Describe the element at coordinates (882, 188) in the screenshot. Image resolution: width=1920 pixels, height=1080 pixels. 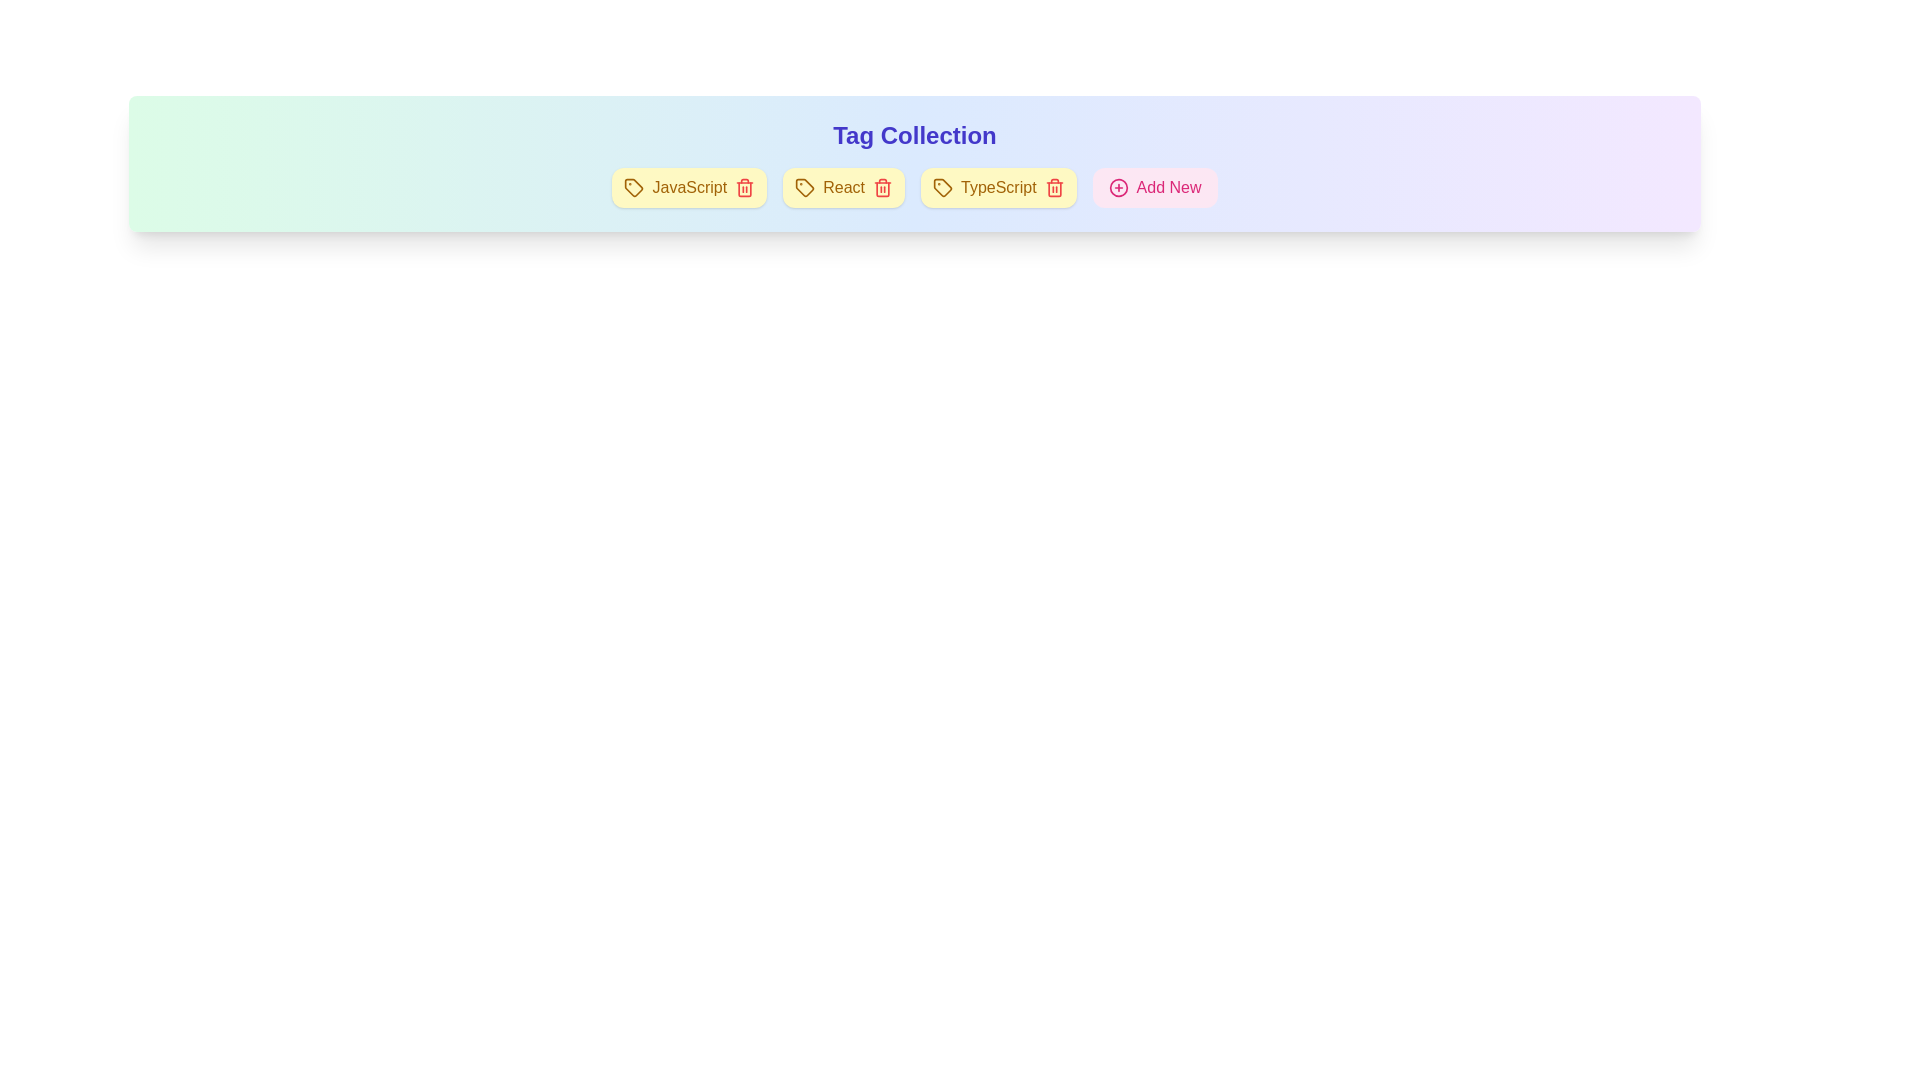
I see `the small red trash can icon button located in the 'React' tag to observe the styling change due to the hover effect` at that location.